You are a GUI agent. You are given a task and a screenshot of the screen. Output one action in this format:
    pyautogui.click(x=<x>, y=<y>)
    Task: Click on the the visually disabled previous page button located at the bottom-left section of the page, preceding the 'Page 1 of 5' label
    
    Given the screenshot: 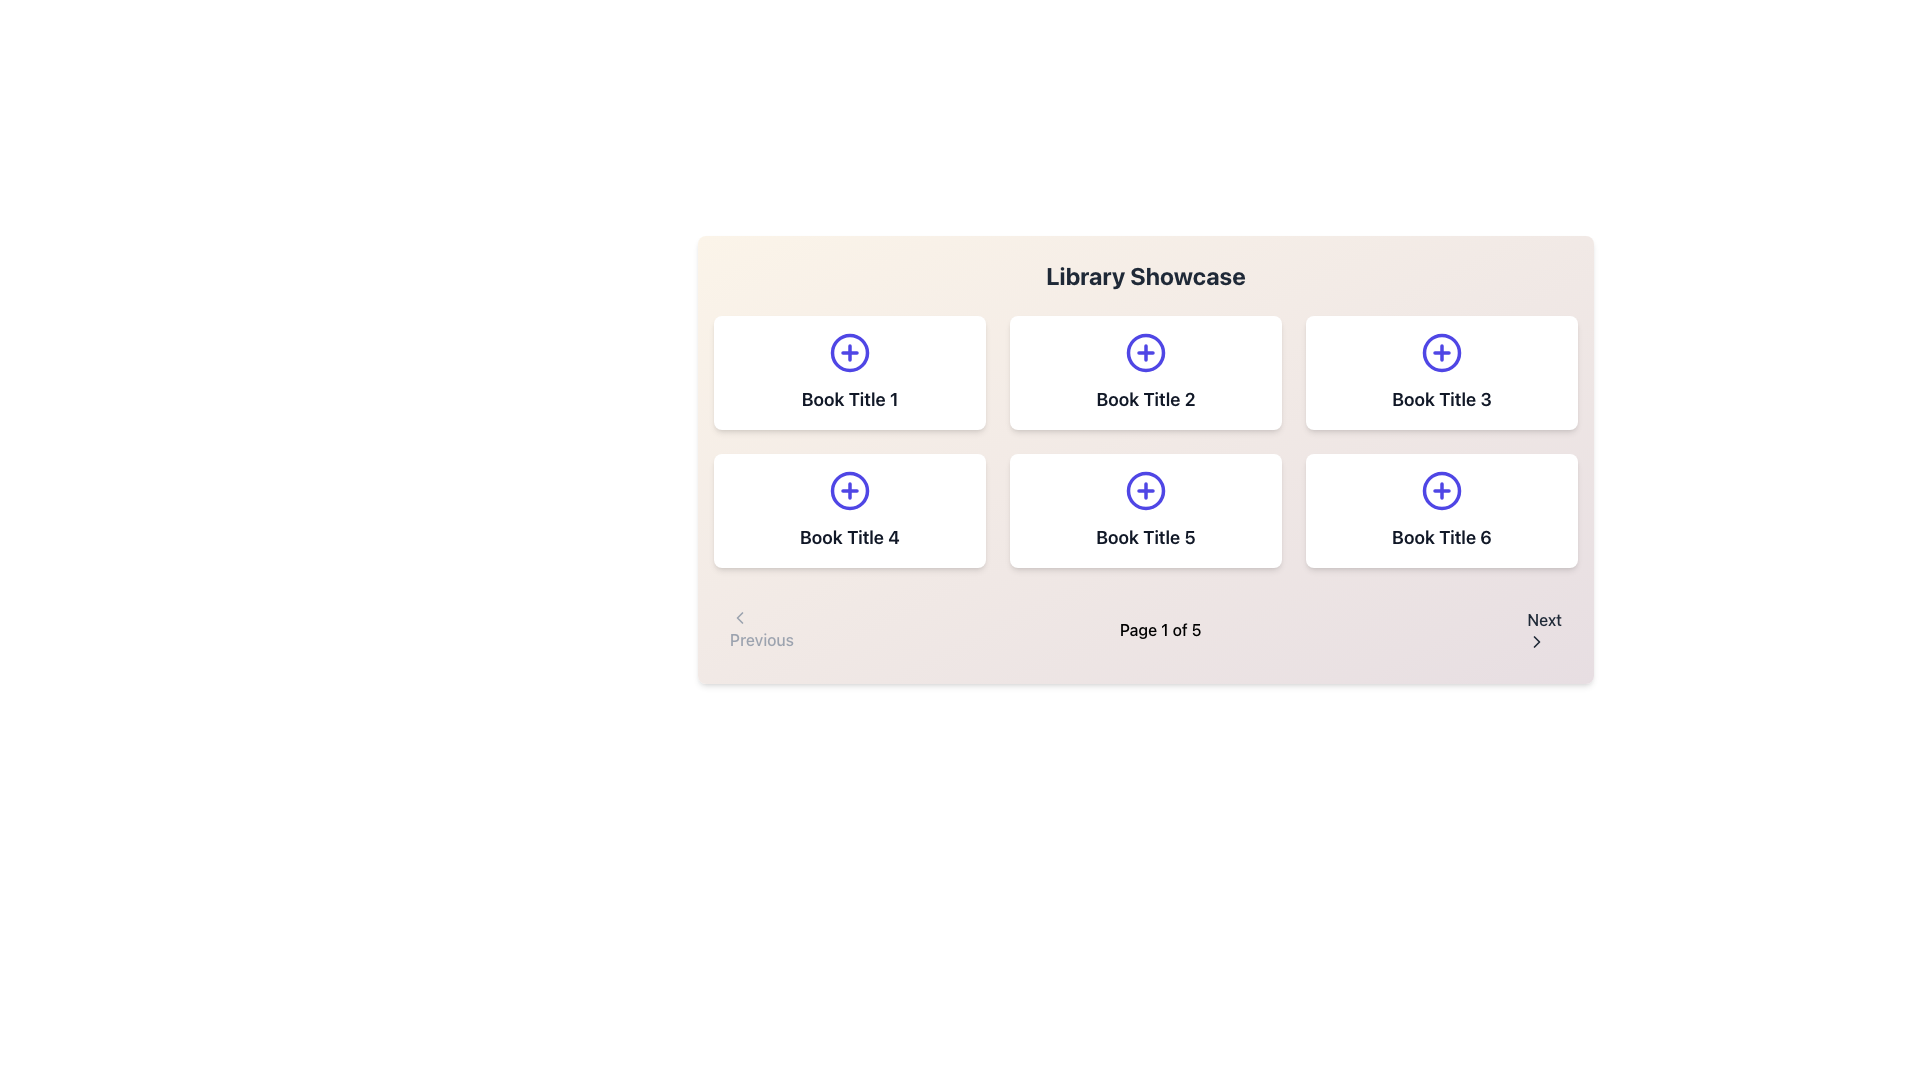 What is the action you would take?
    pyautogui.click(x=761, y=628)
    